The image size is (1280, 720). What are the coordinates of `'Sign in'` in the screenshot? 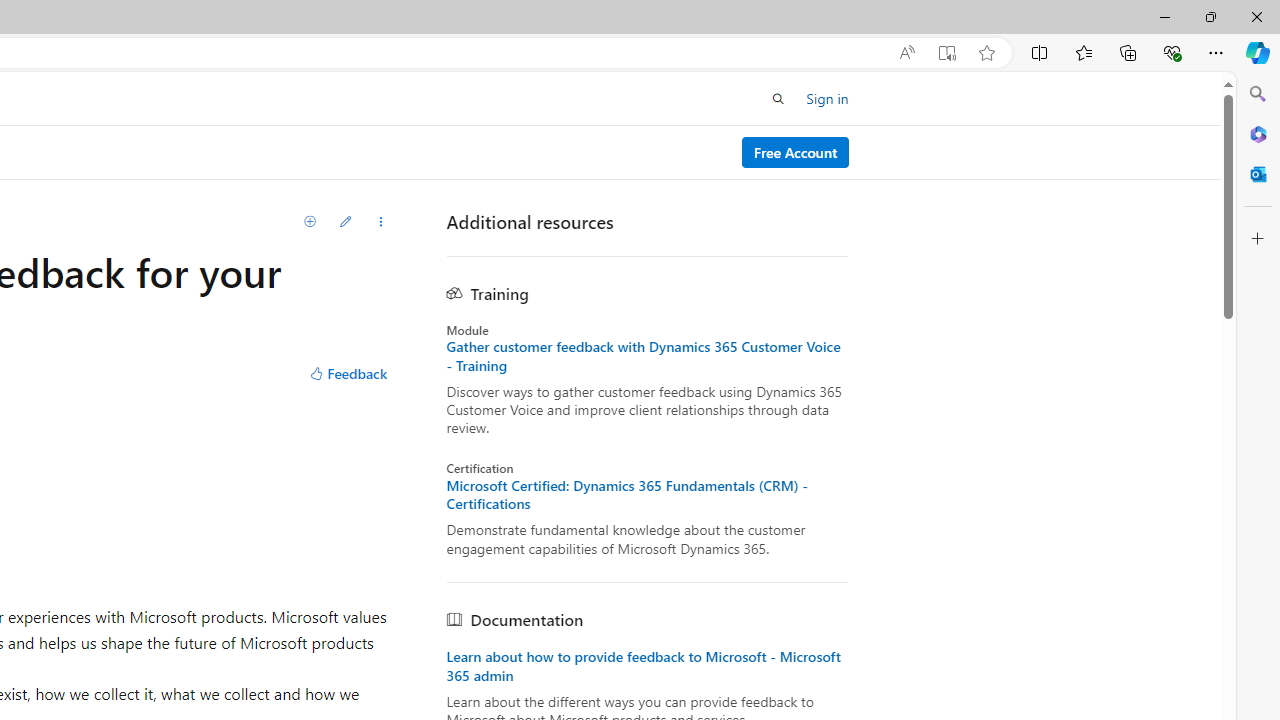 It's located at (827, 98).